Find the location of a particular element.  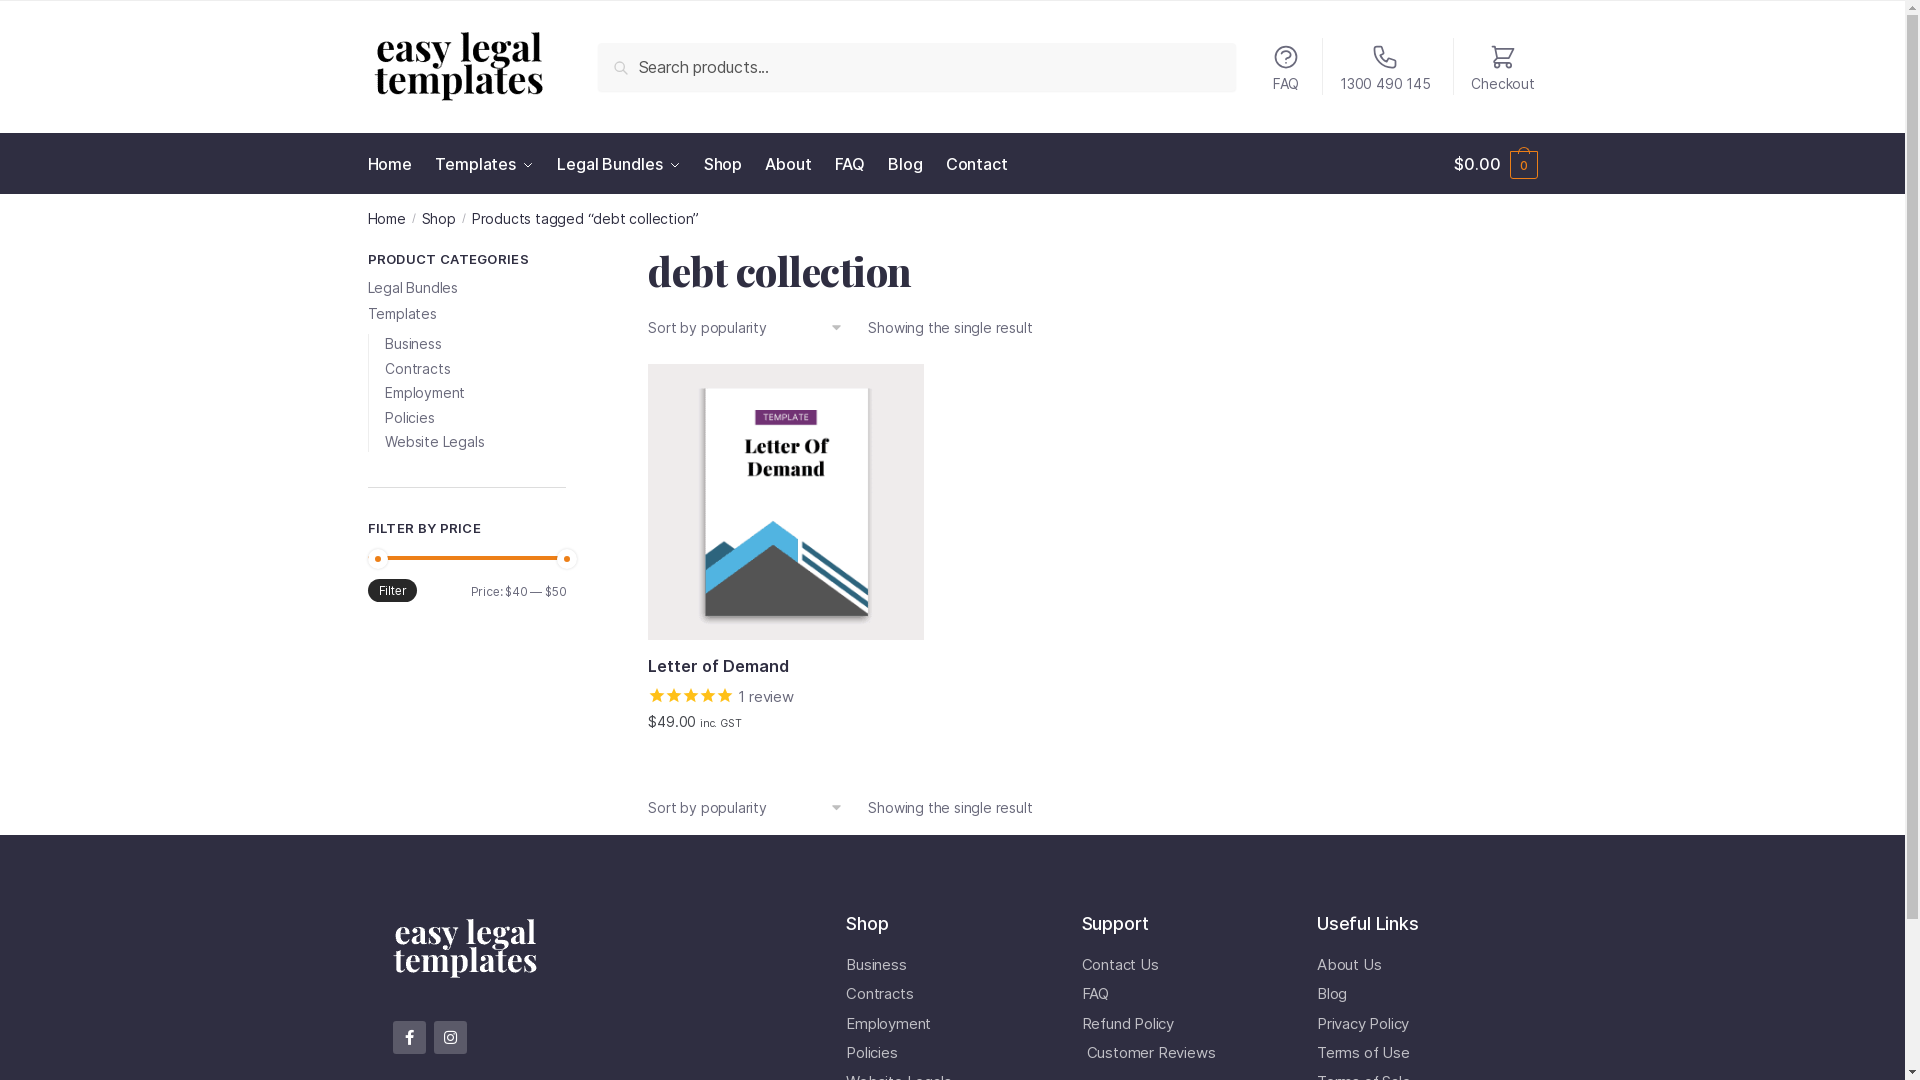

'FAQ' is located at coordinates (1285, 65).